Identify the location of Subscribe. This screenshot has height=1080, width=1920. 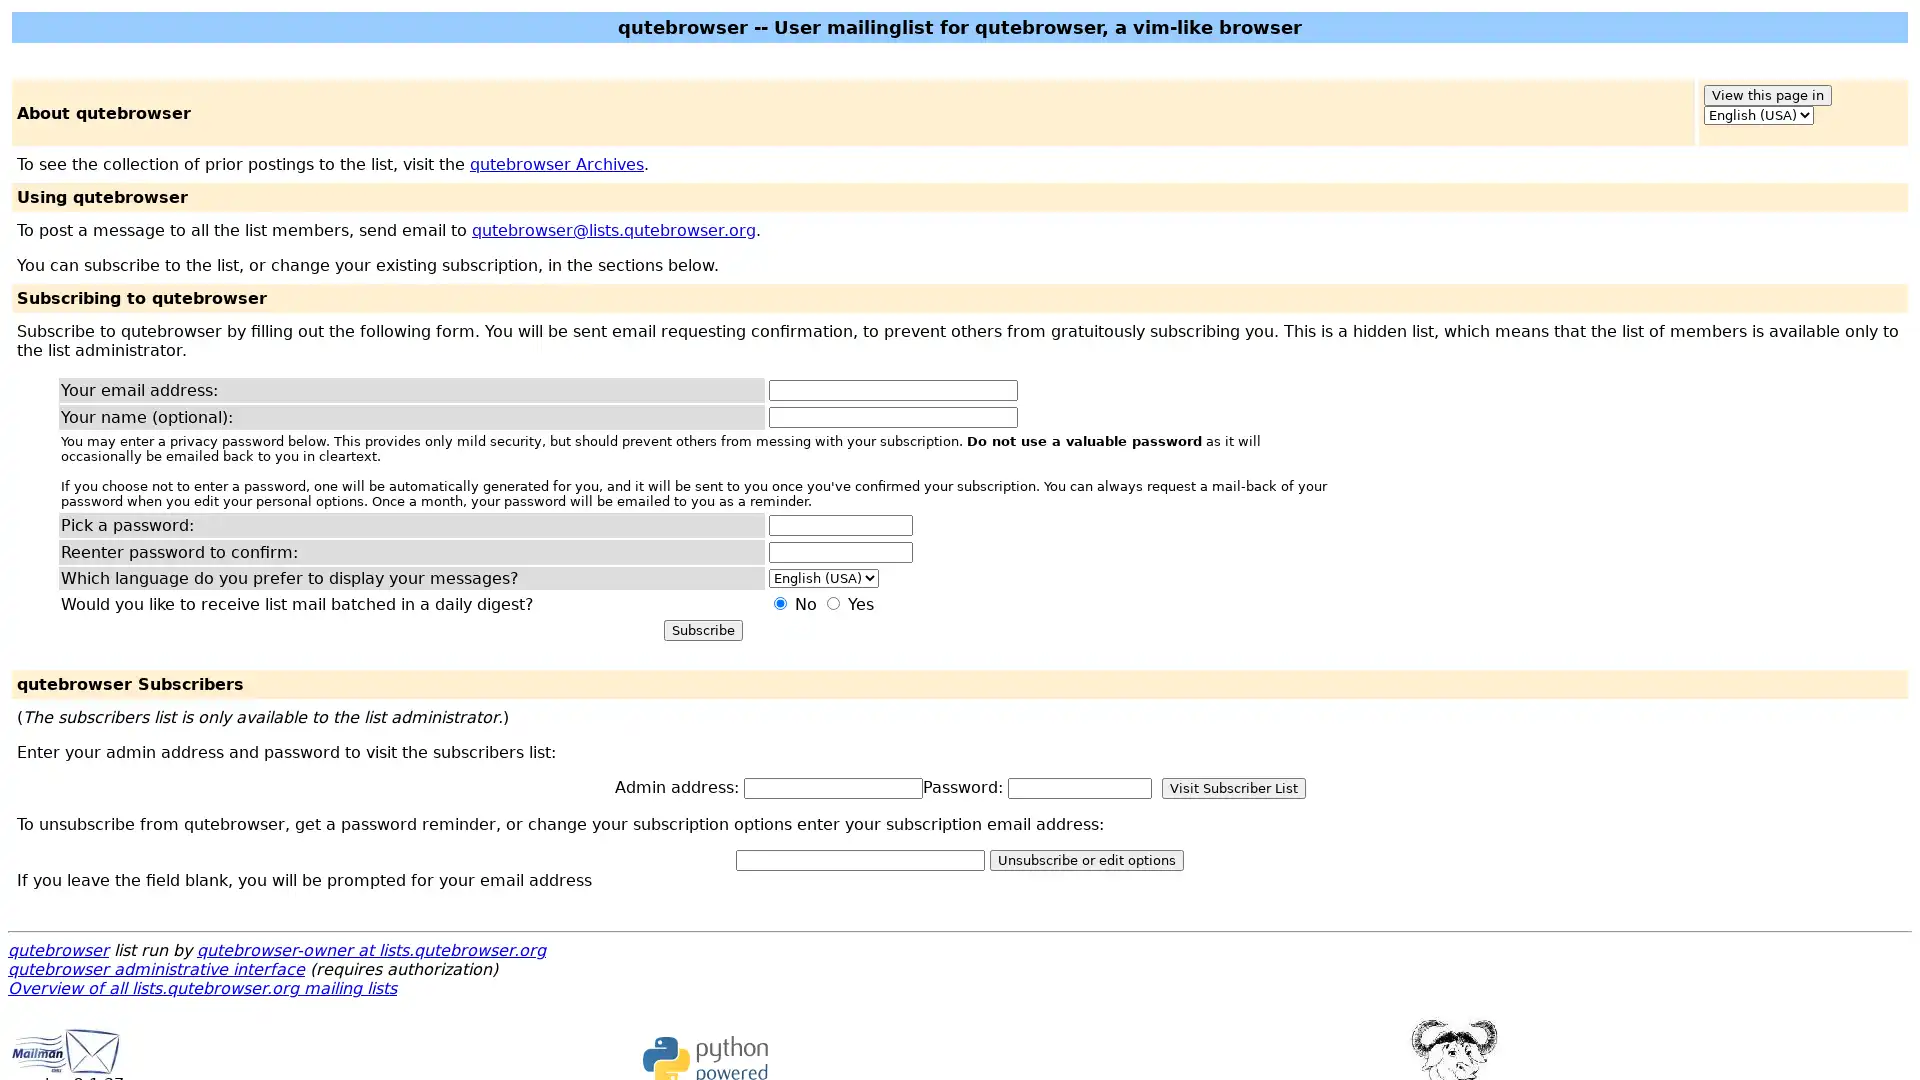
(702, 630).